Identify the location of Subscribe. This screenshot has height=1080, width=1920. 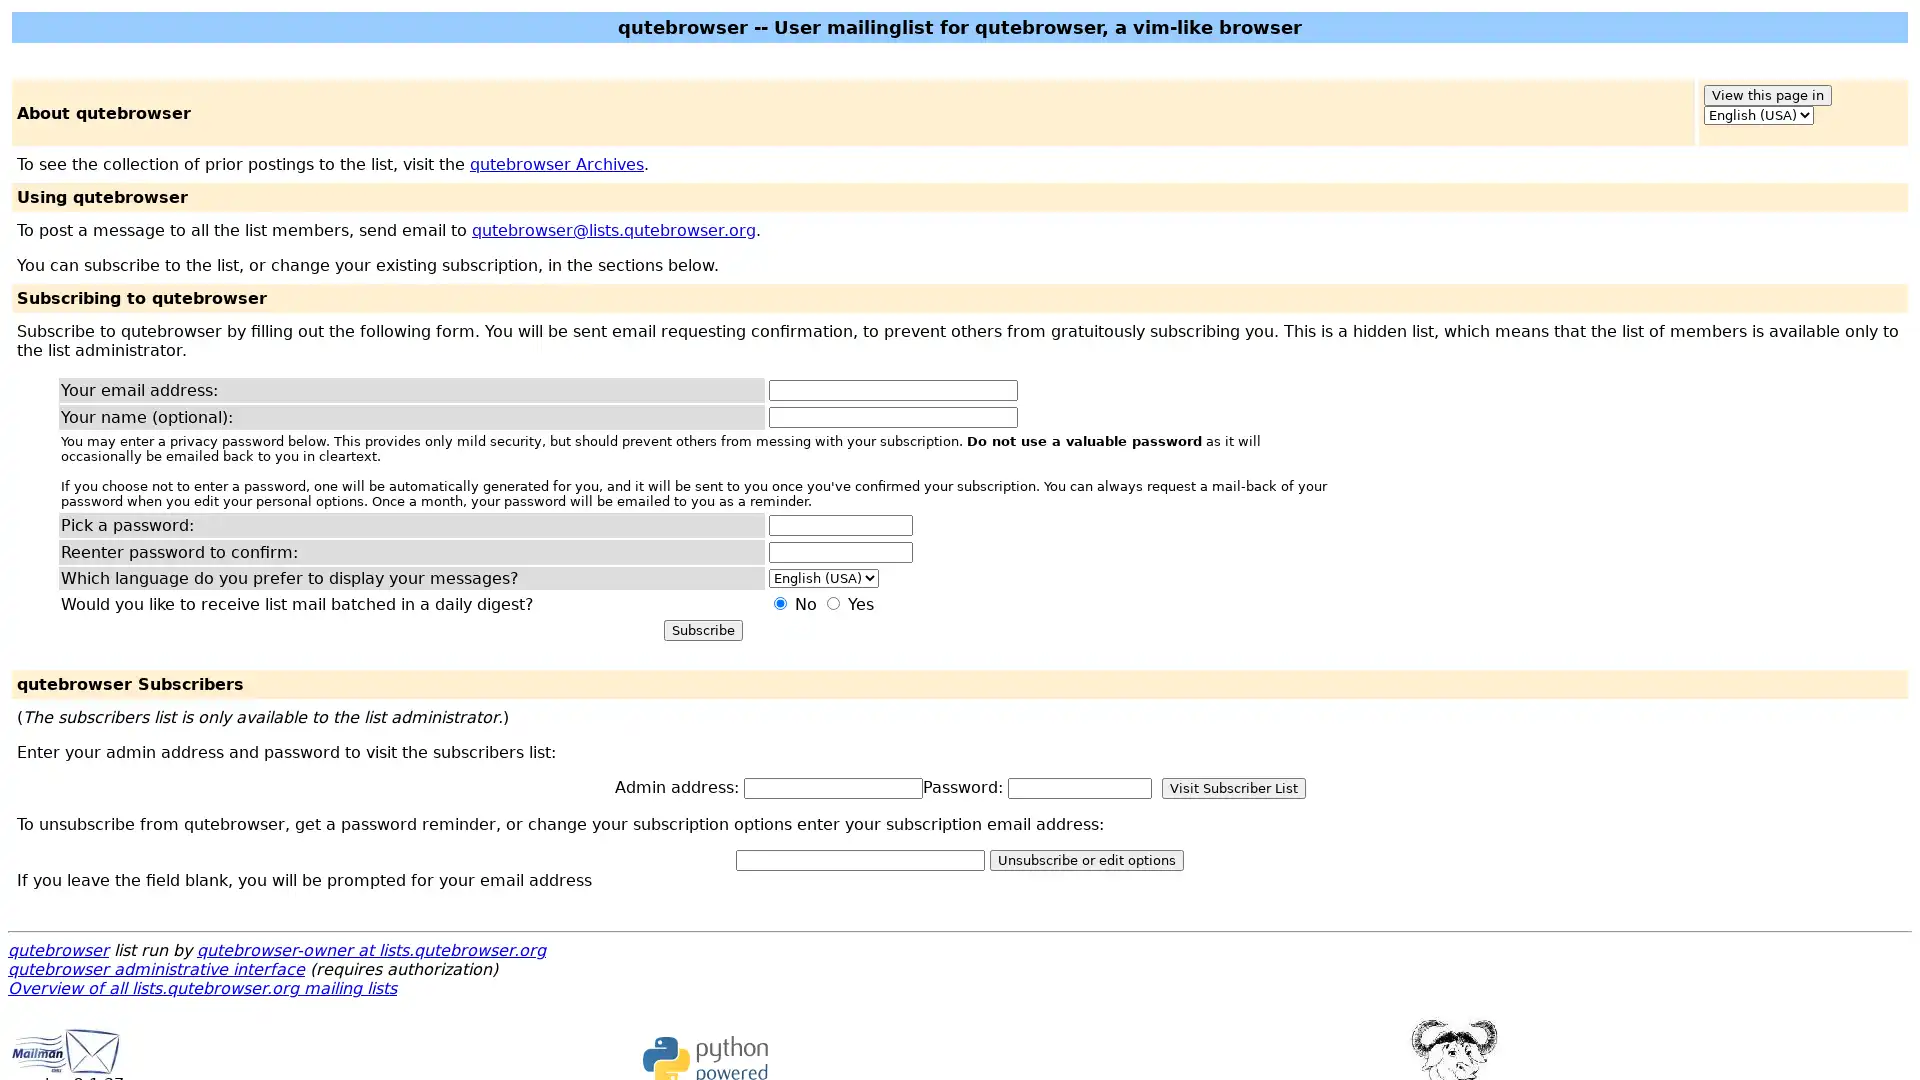
(702, 630).